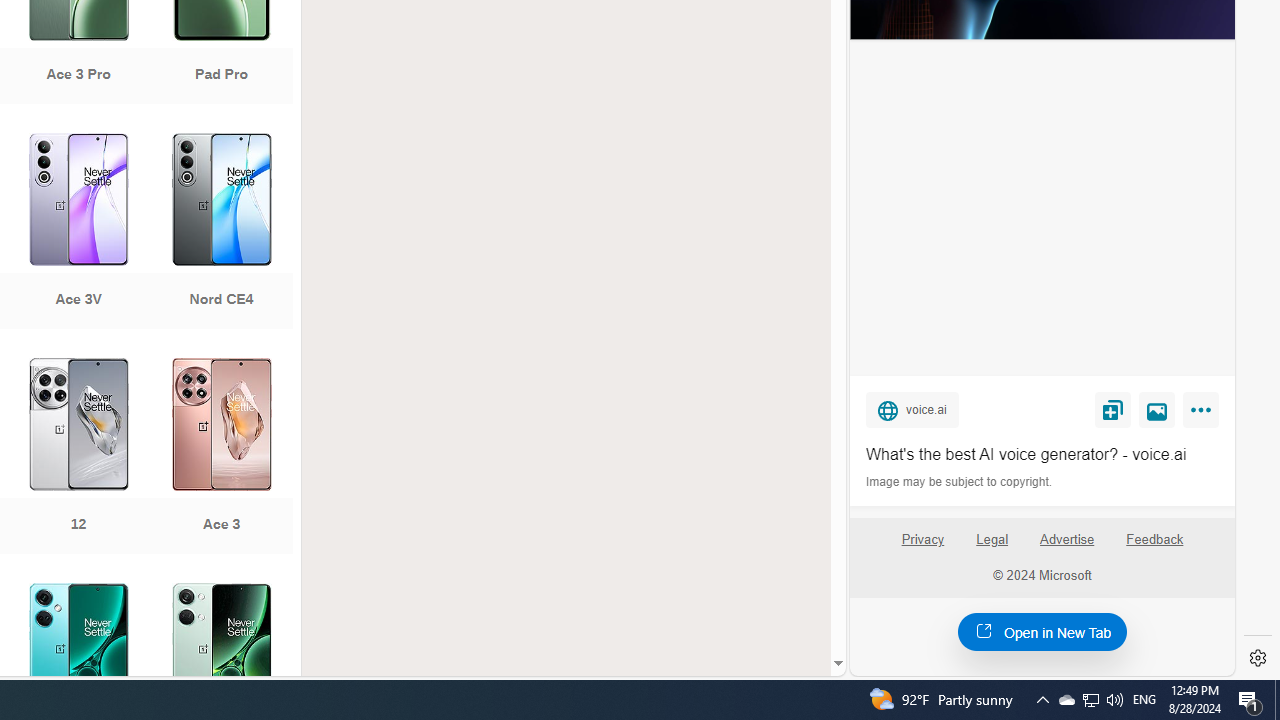 The height and width of the screenshot is (720, 1280). What do you see at coordinates (1065, 538) in the screenshot?
I see `'Advertise'` at bounding box center [1065, 538].